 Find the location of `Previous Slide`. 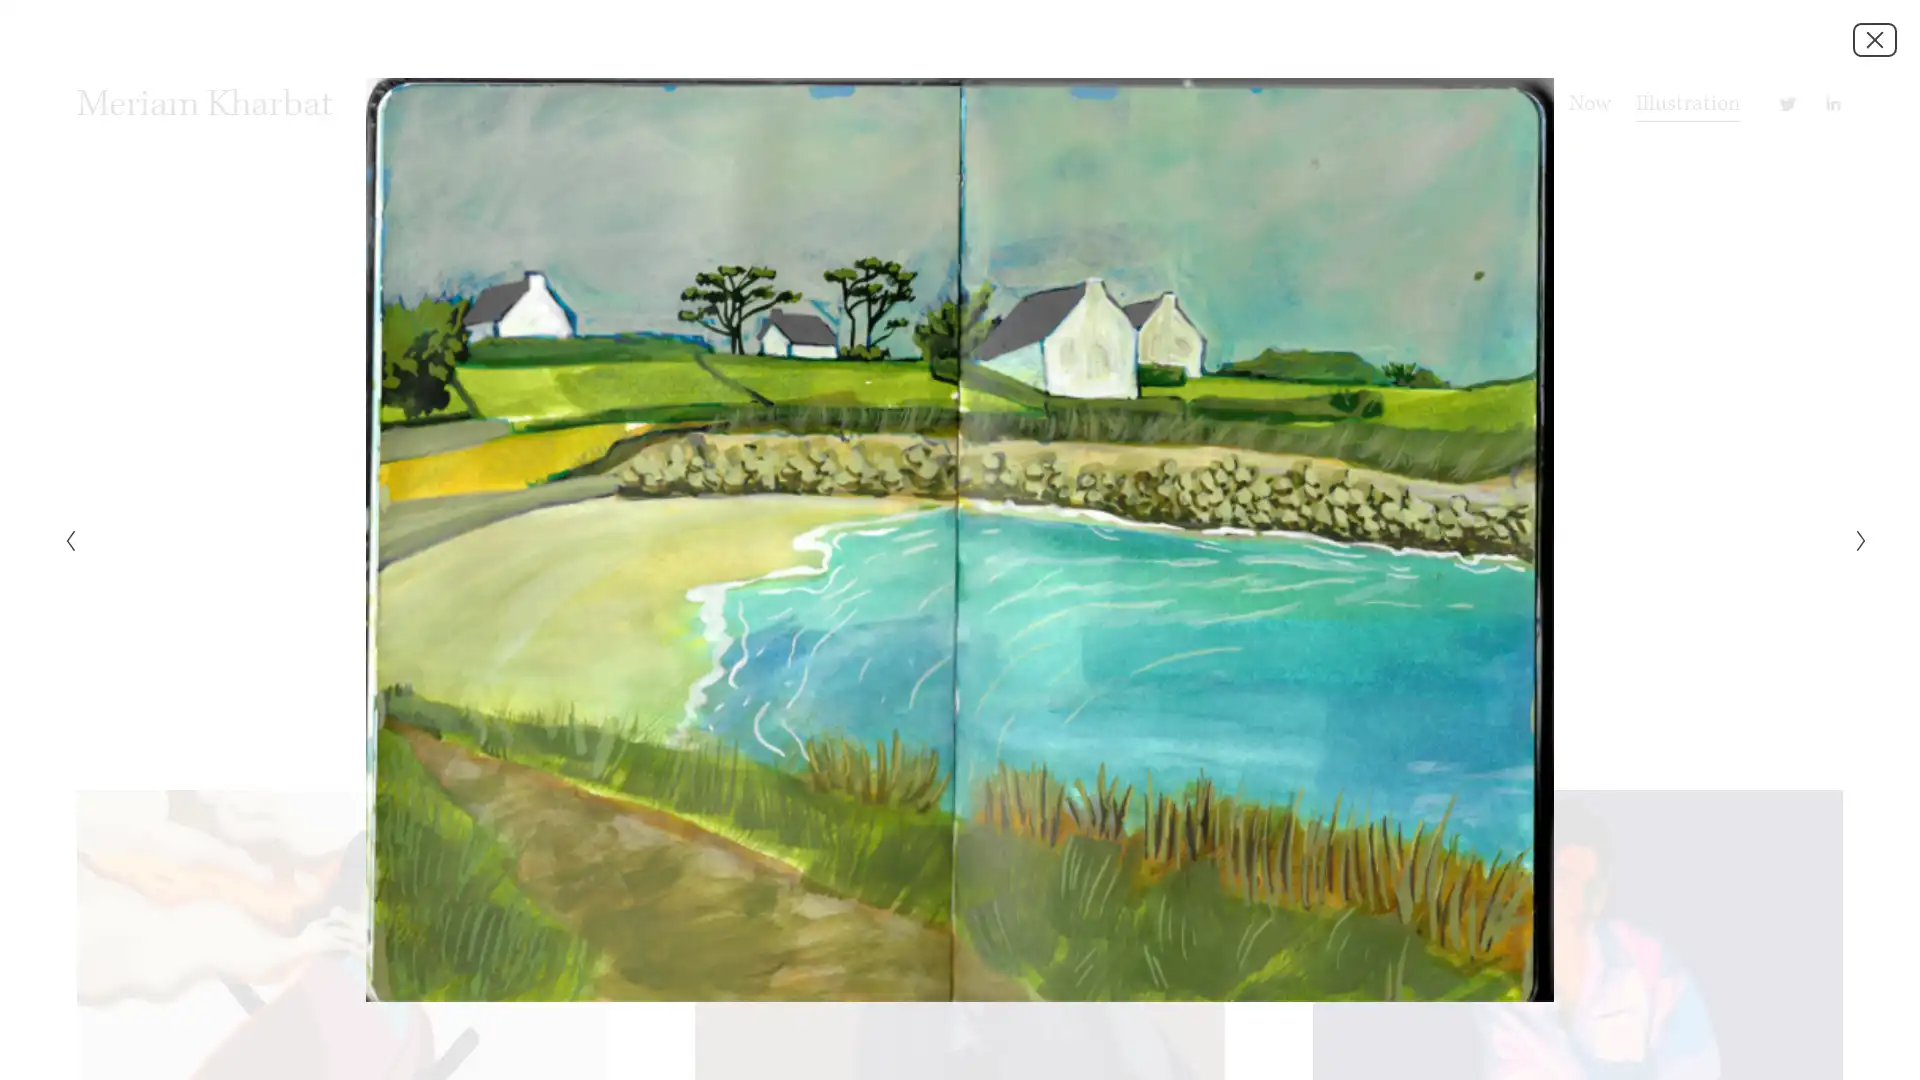

Previous Slide is located at coordinates (63, 540).